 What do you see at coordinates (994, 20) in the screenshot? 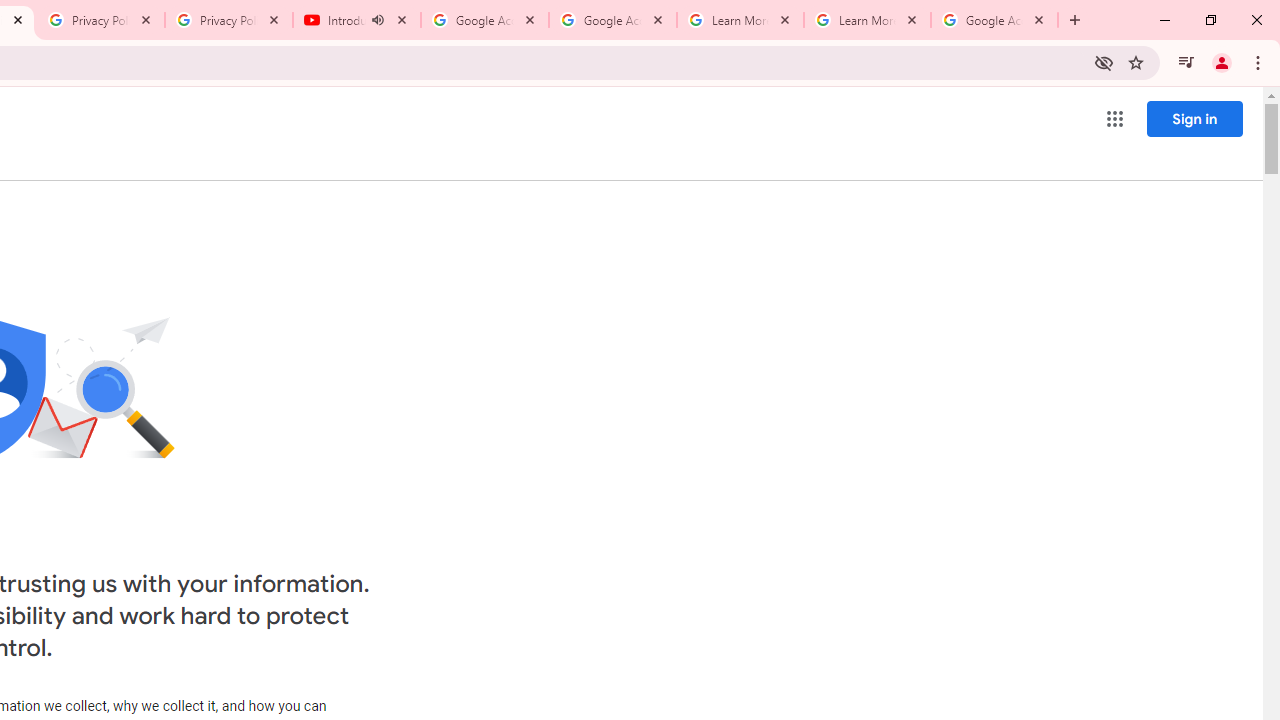
I see `'Google Account'` at bounding box center [994, 20].